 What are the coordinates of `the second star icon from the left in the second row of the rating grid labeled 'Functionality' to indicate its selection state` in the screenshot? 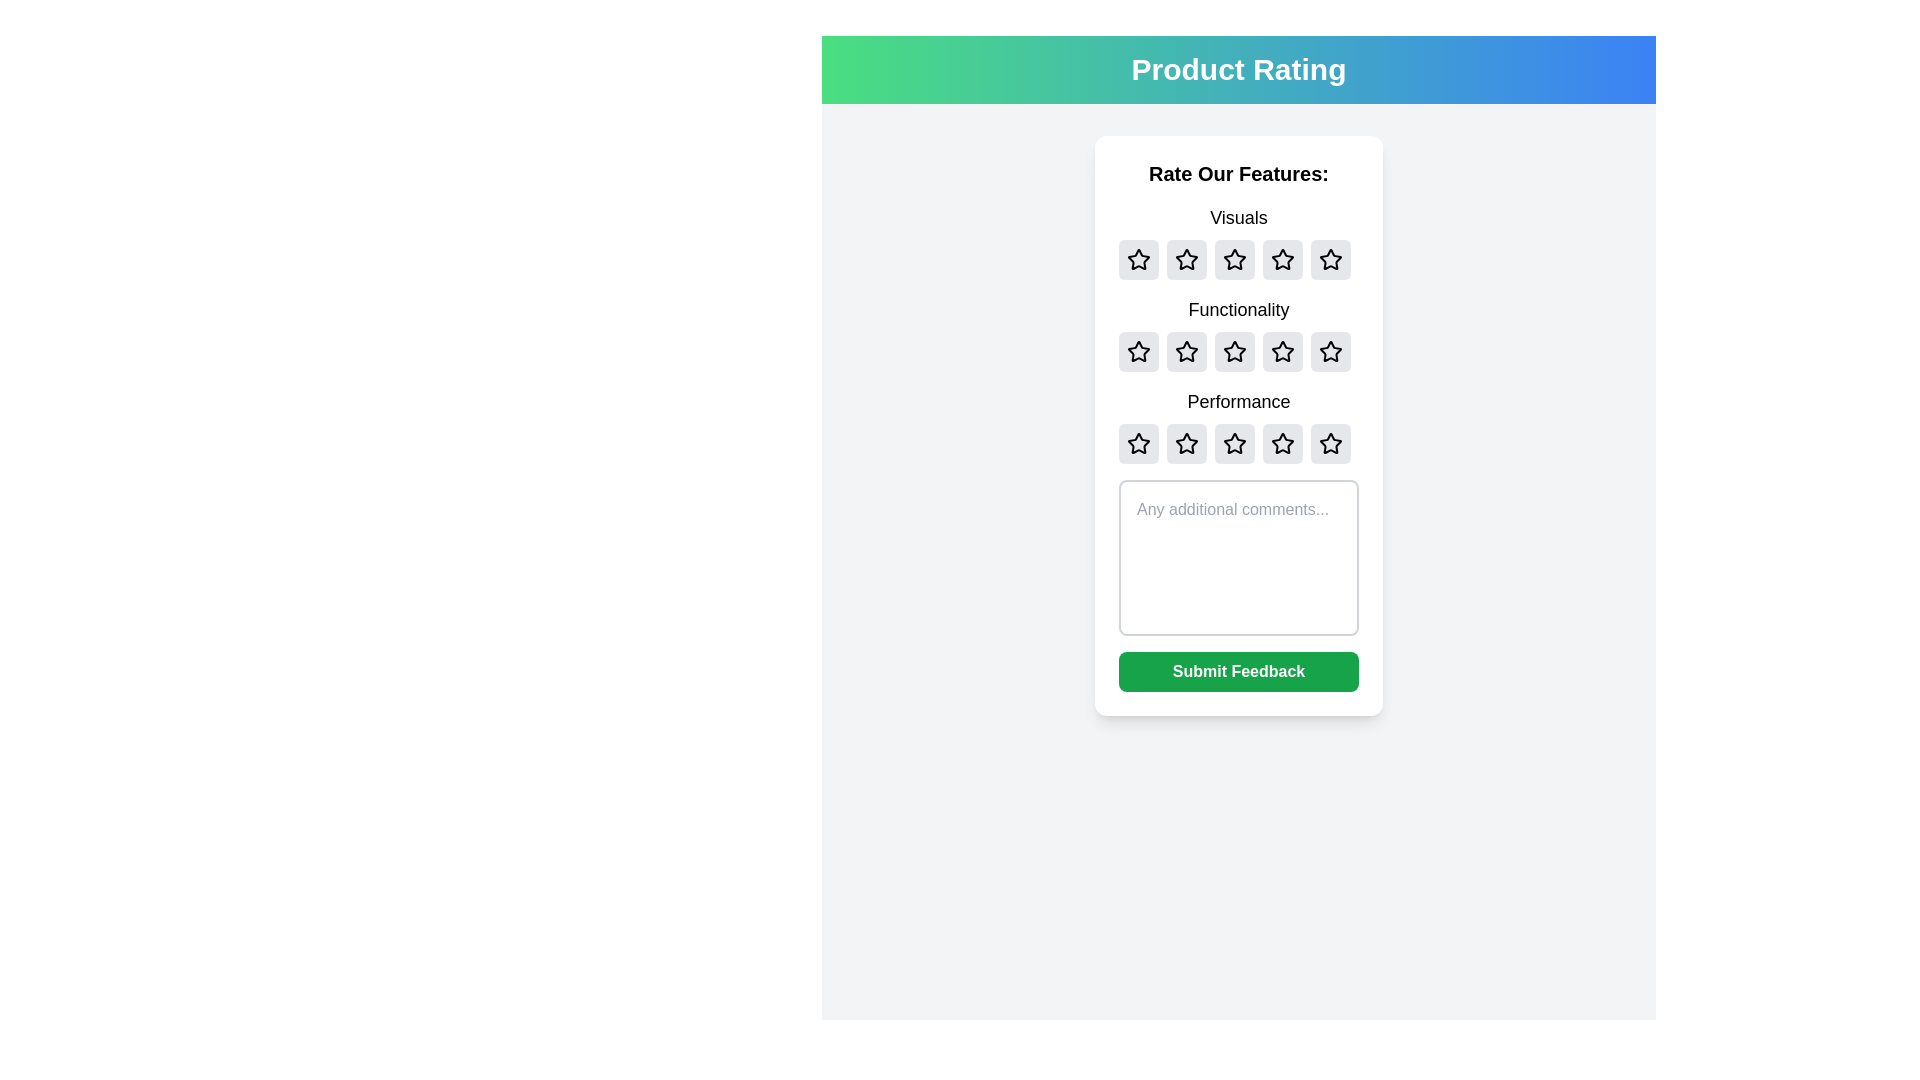 It's located at (1186, 350).